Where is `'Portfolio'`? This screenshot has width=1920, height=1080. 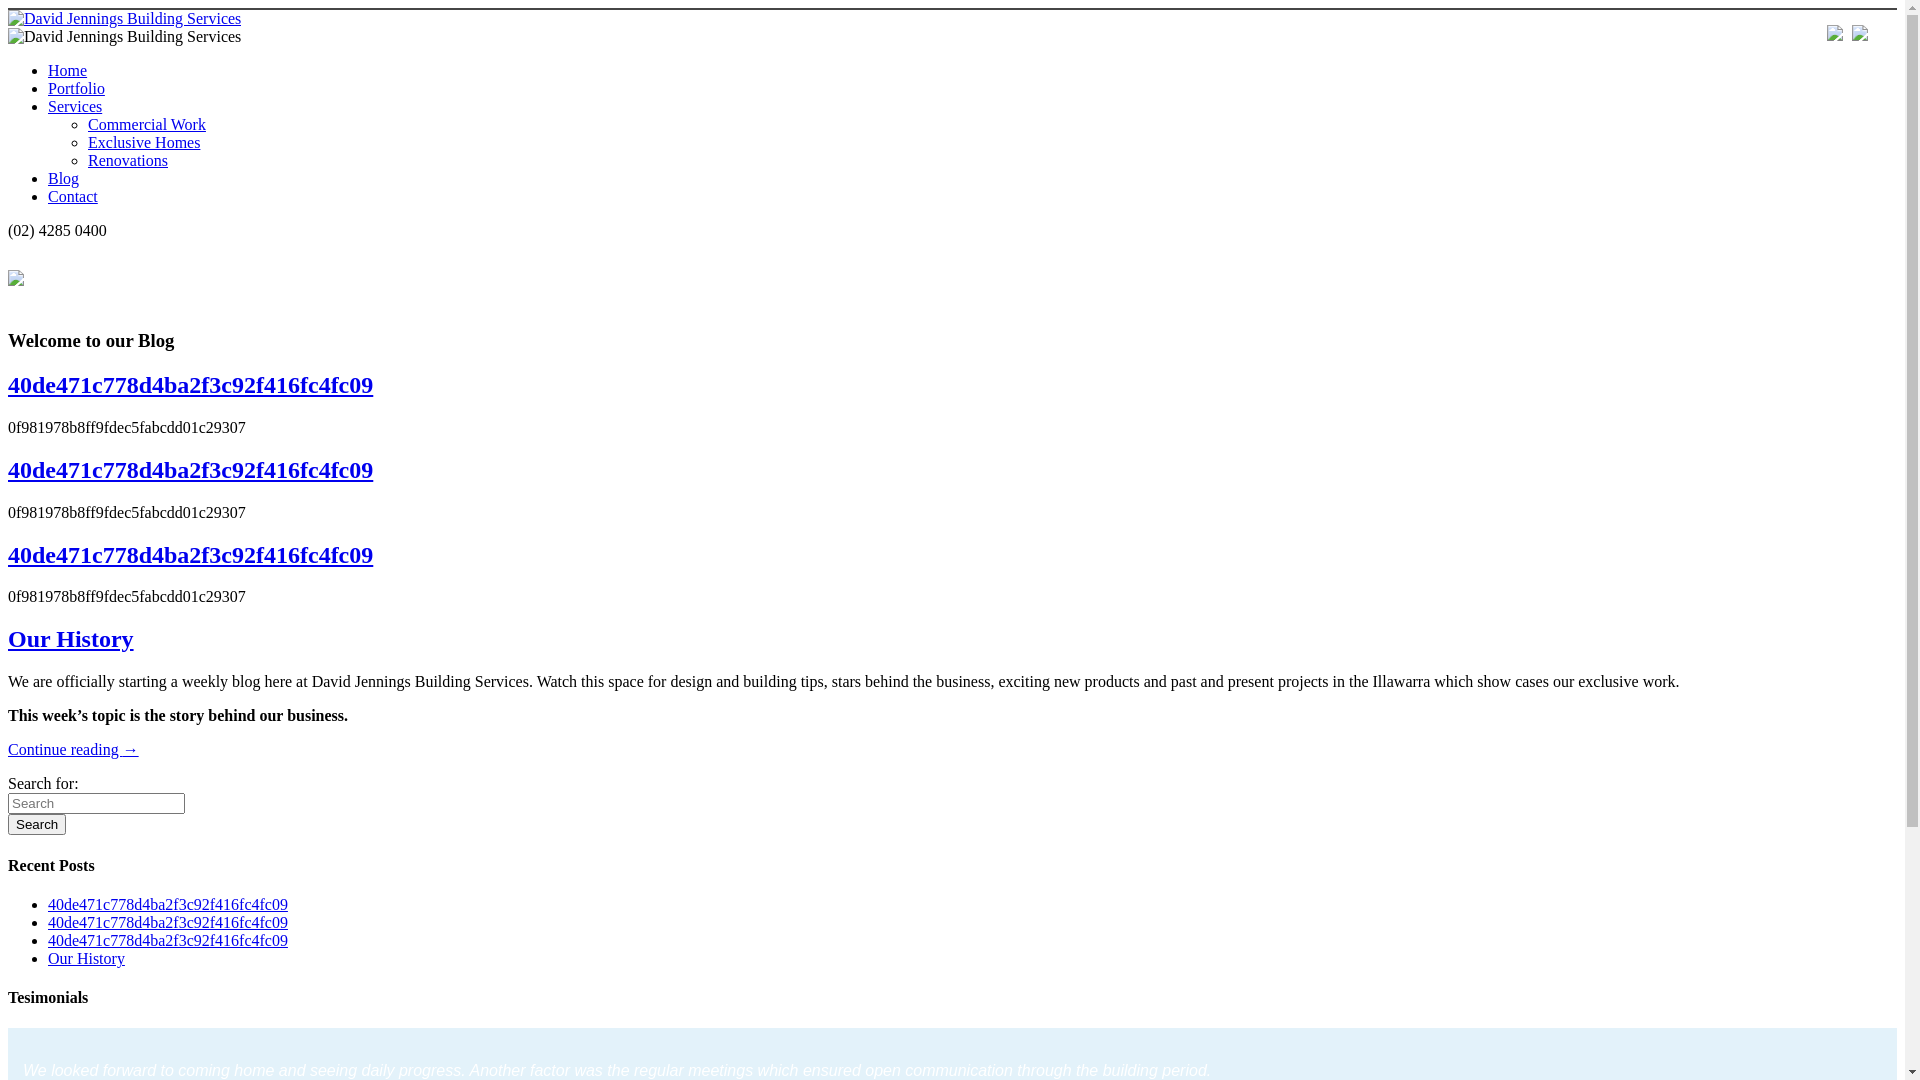
'Portfolio' is located at coordinates (76, 87).